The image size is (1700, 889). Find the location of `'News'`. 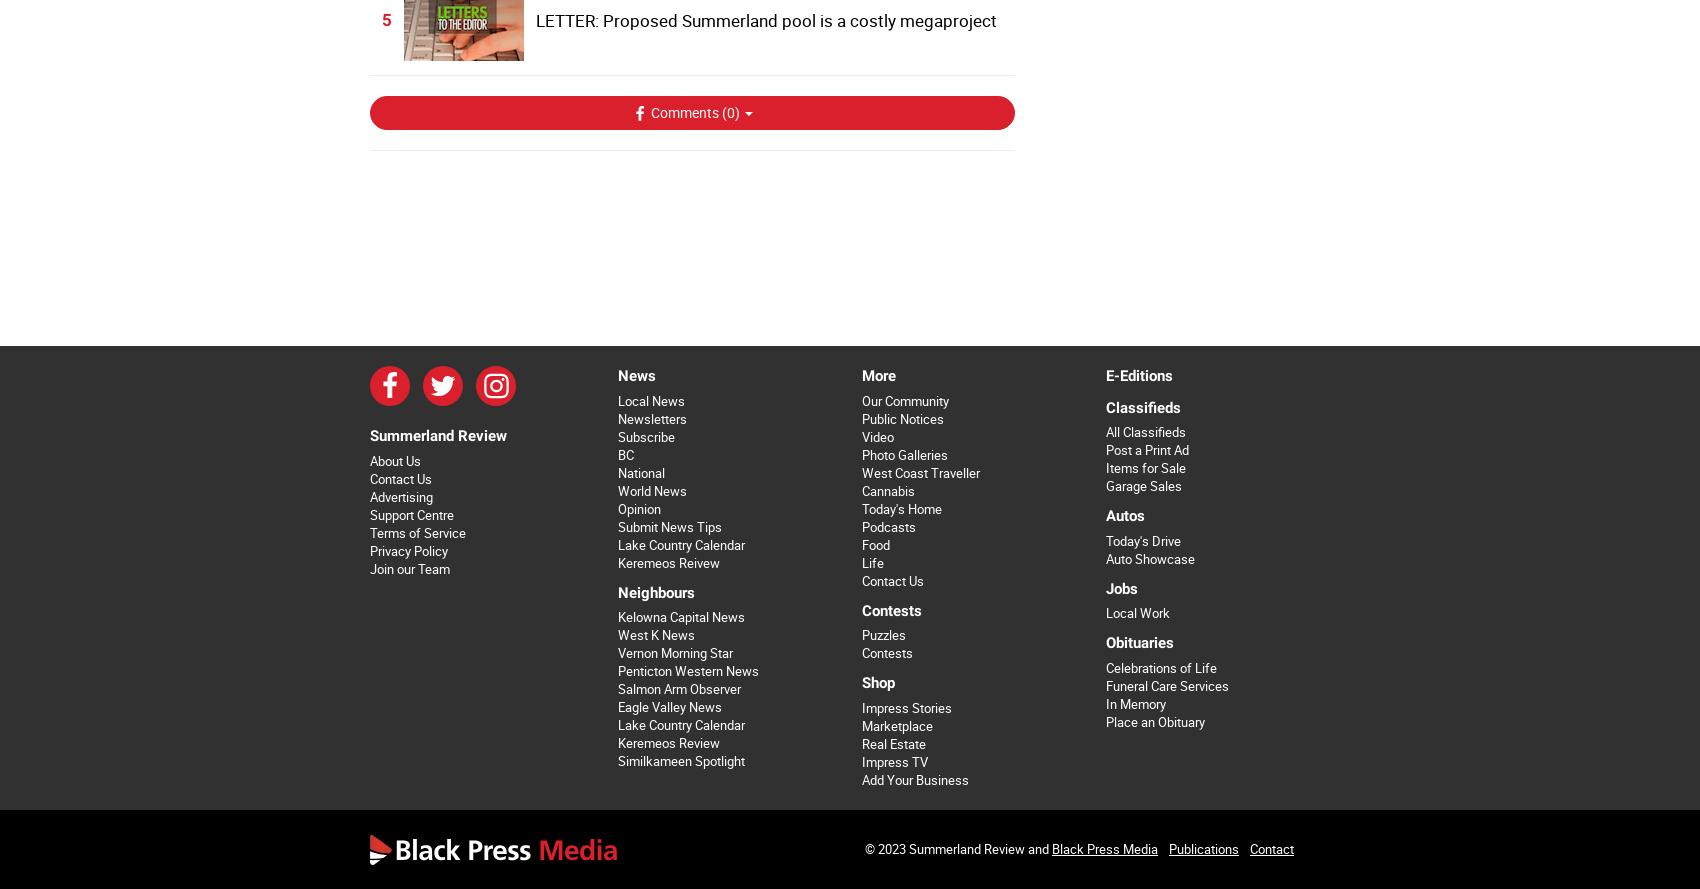

'News' is located at coordinates (634, 374).